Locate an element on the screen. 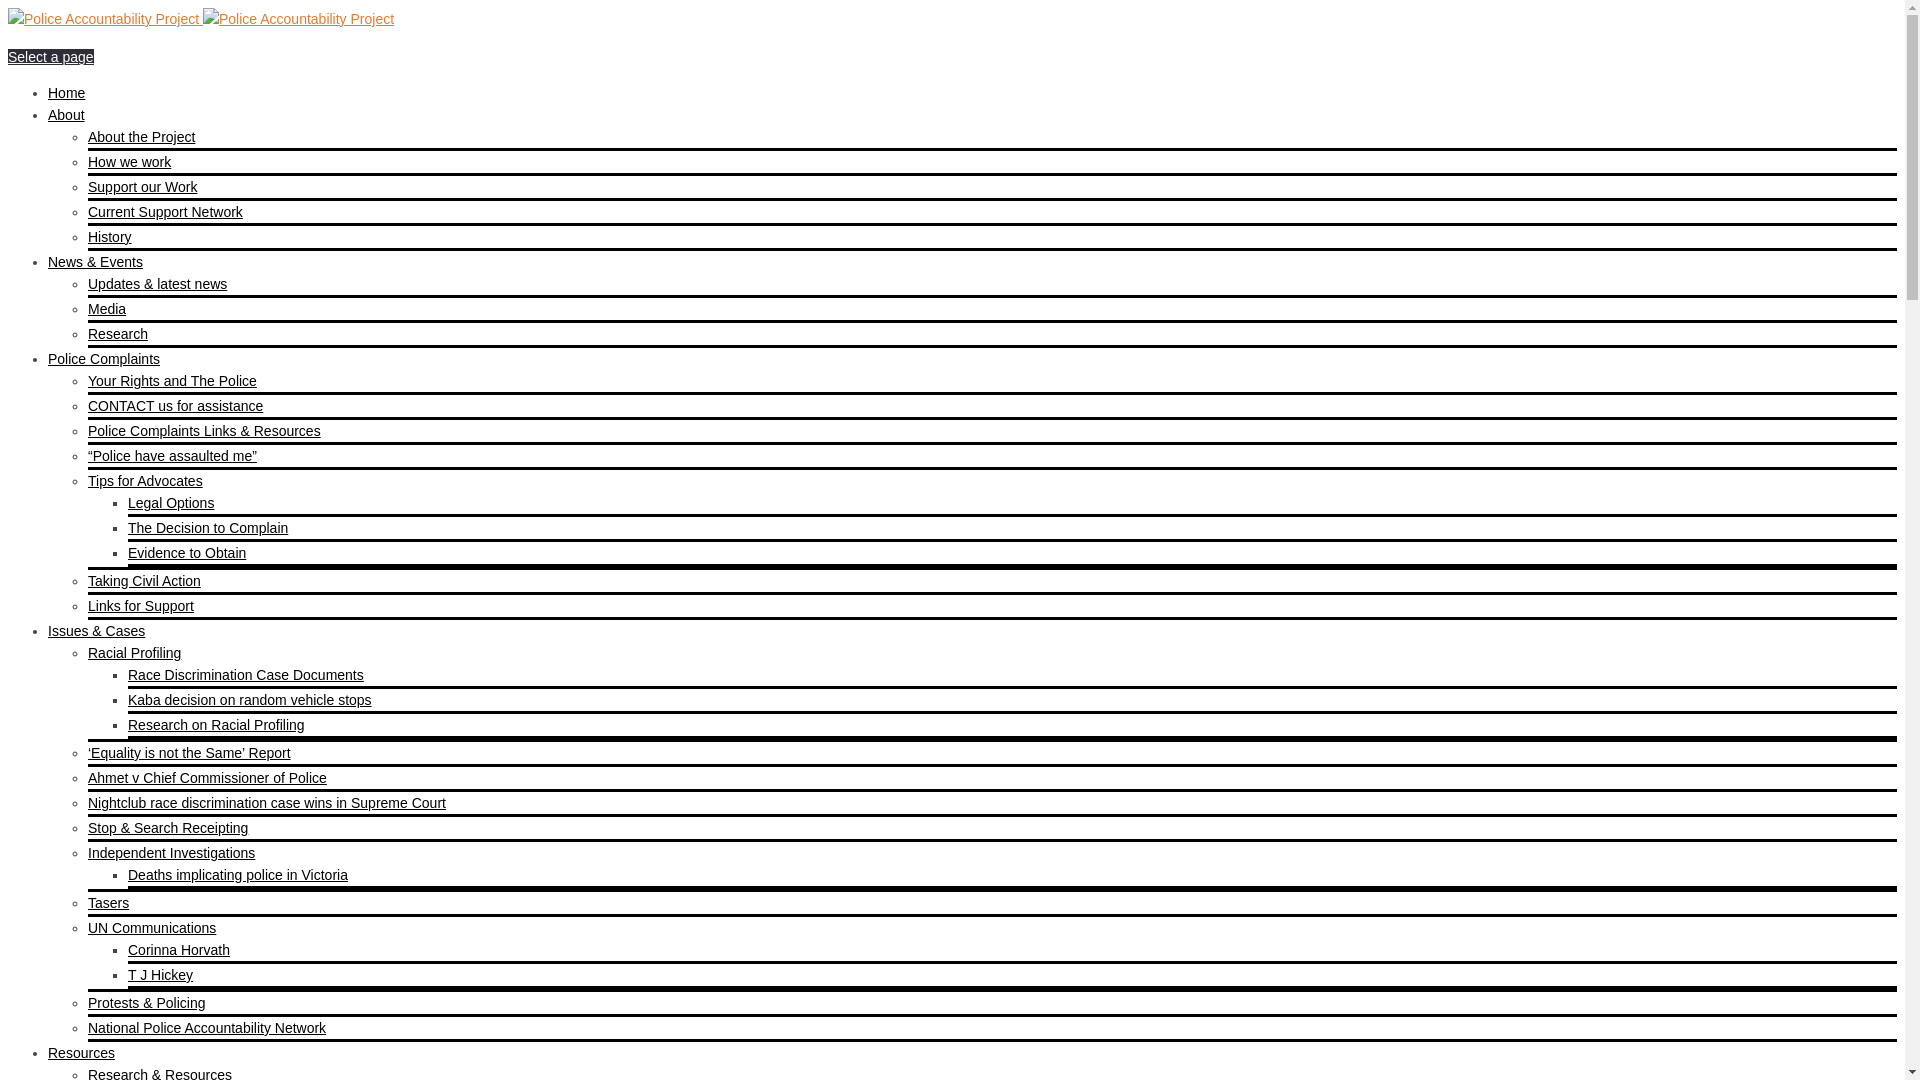 This screenshot has height=1080, width=1920. 'The Decision to Complain' is located at coordinates (207, 527).